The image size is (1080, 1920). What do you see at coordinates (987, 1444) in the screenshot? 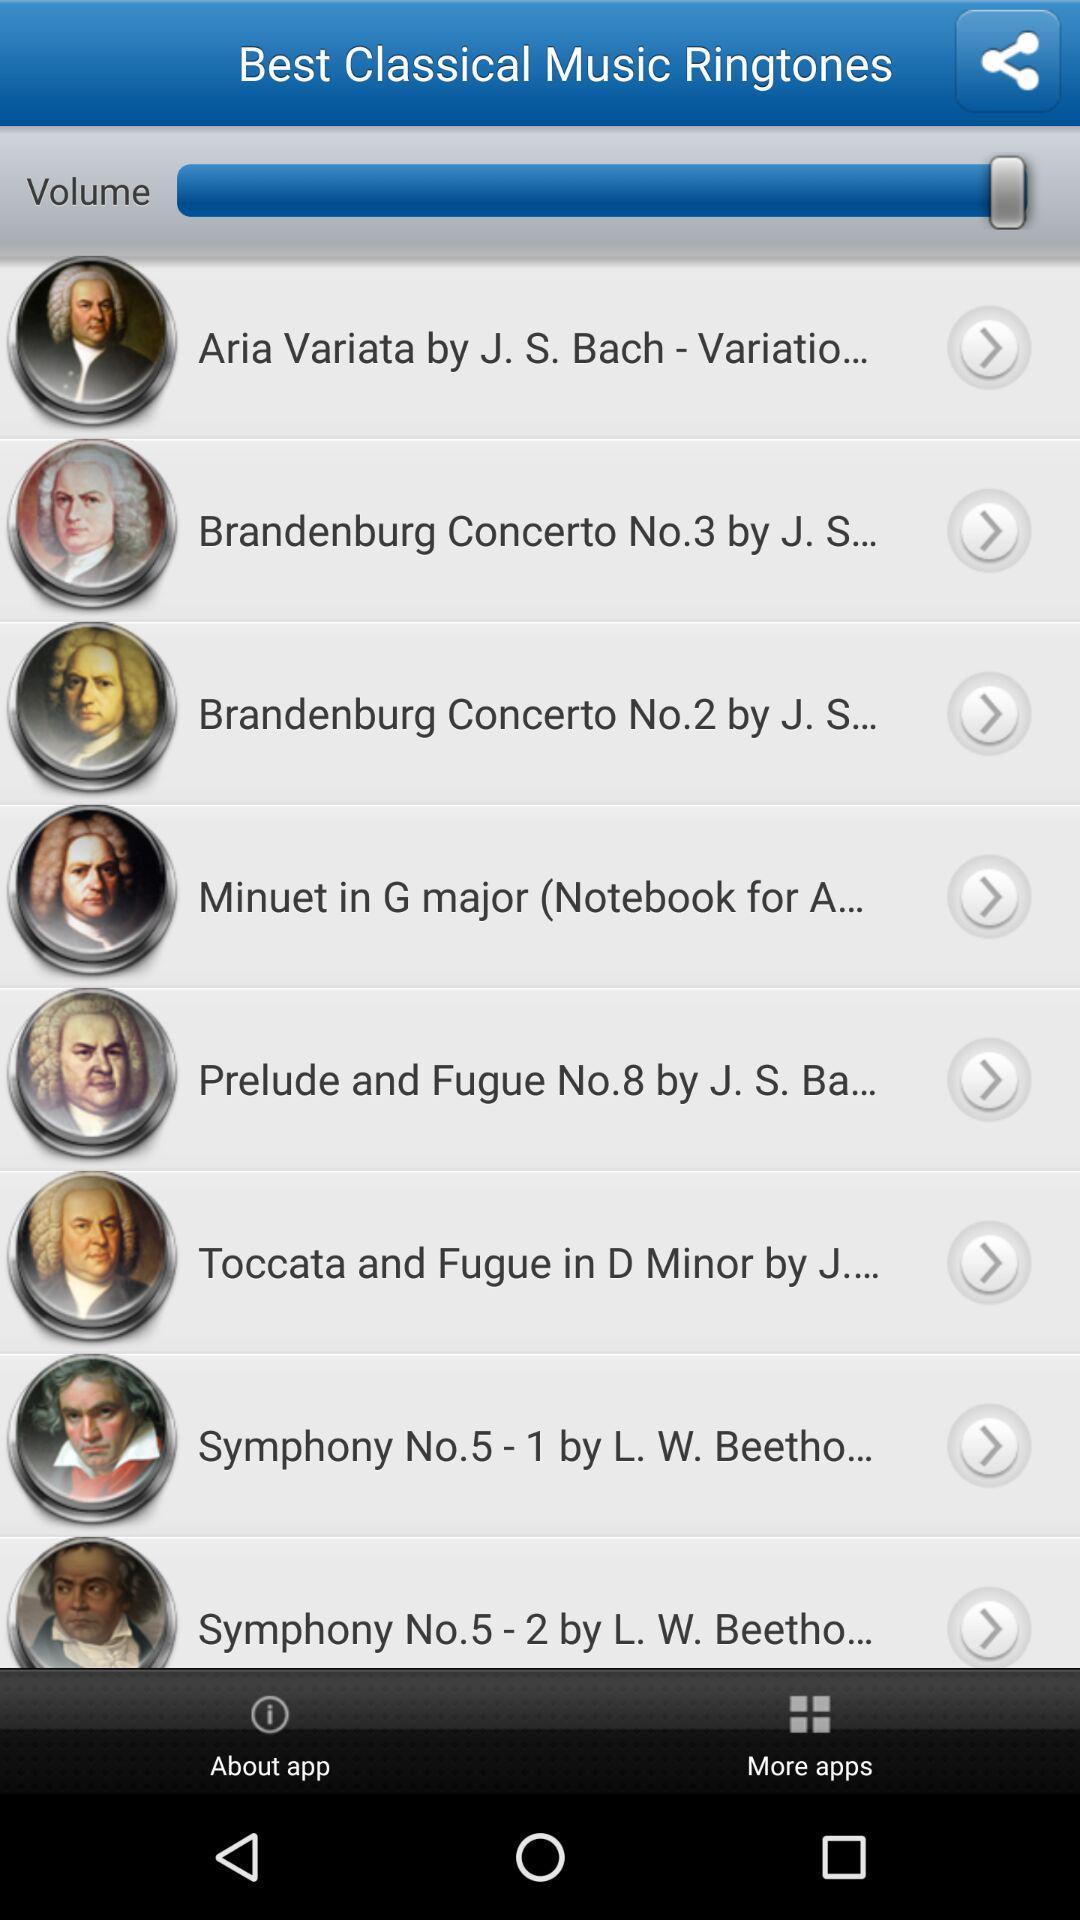
I see `ringtone` at bounding box center [987, 1444].